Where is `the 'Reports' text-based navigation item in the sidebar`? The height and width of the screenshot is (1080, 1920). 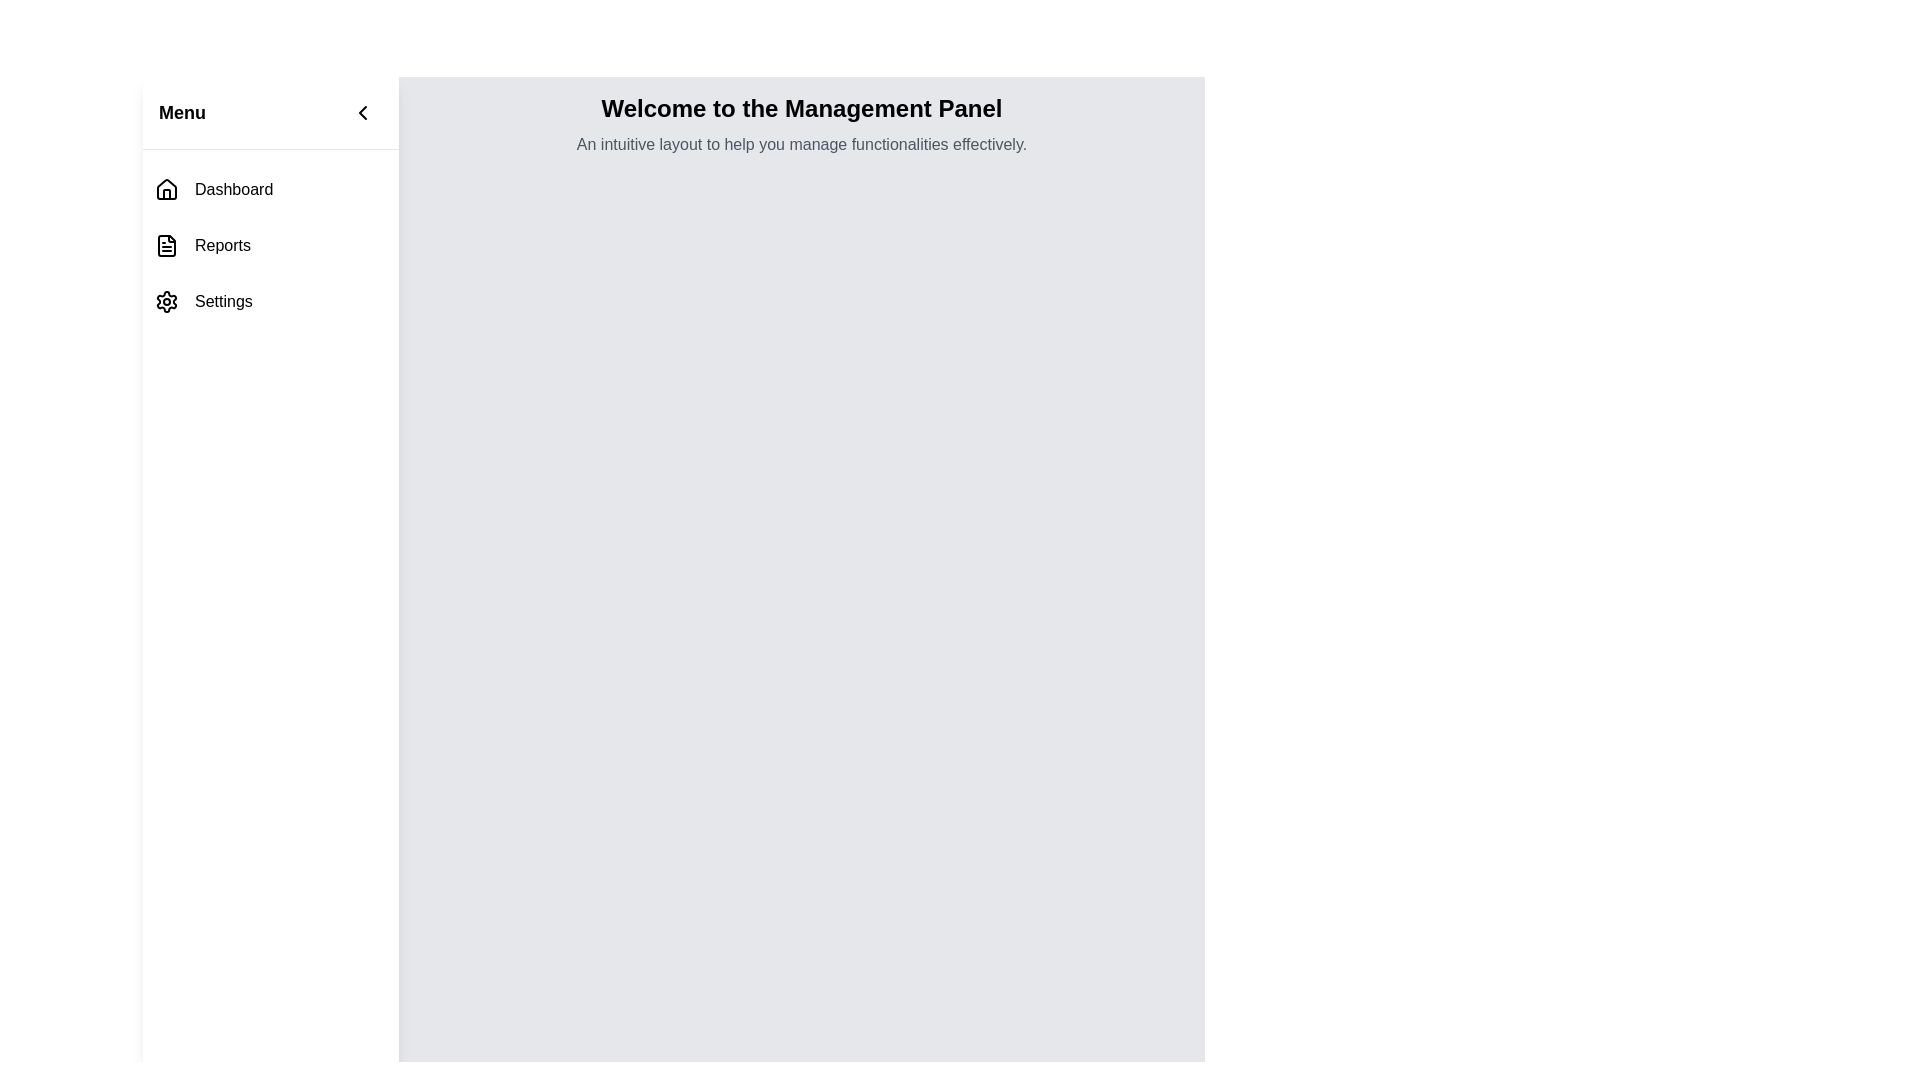 the 'Reports' text-based navigation item in the sidebar is located at coordinates (222, 245).